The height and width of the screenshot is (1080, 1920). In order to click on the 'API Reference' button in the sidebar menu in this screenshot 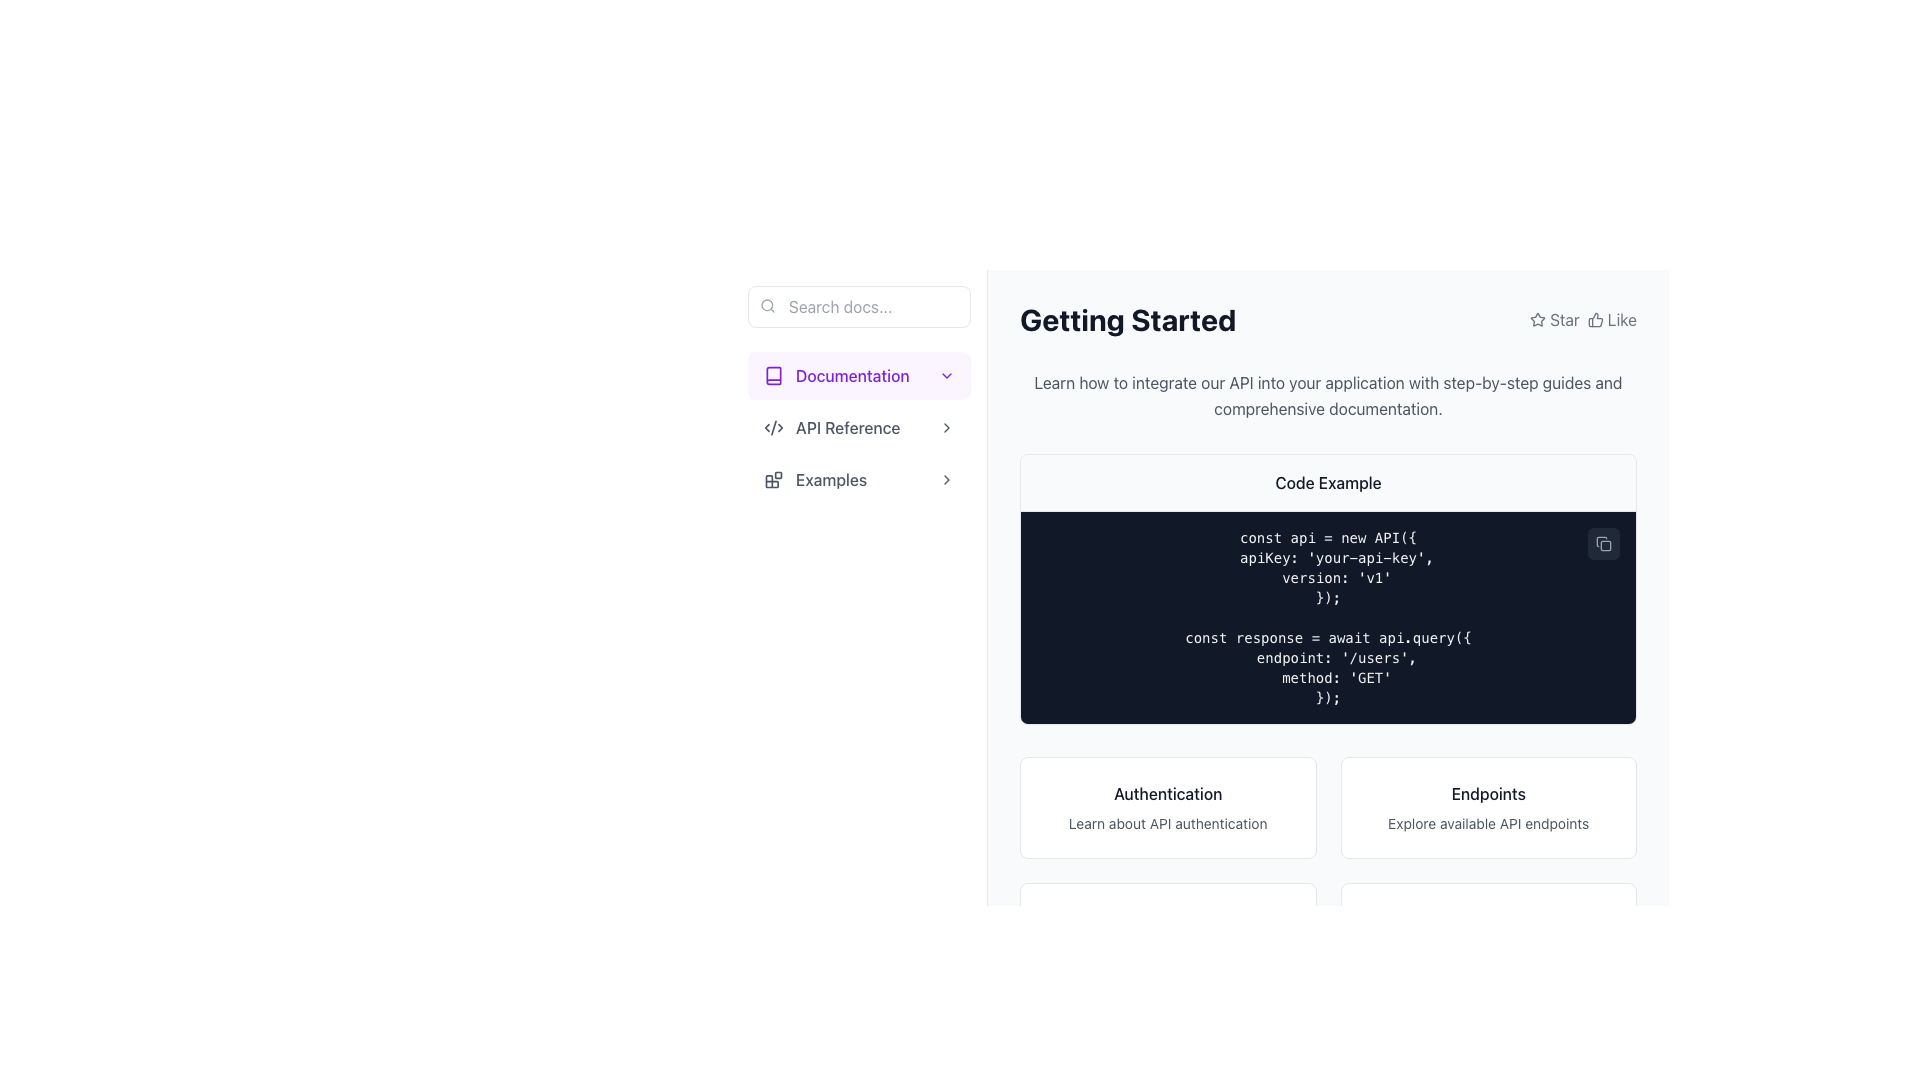, I will do `click(859, 427)`.